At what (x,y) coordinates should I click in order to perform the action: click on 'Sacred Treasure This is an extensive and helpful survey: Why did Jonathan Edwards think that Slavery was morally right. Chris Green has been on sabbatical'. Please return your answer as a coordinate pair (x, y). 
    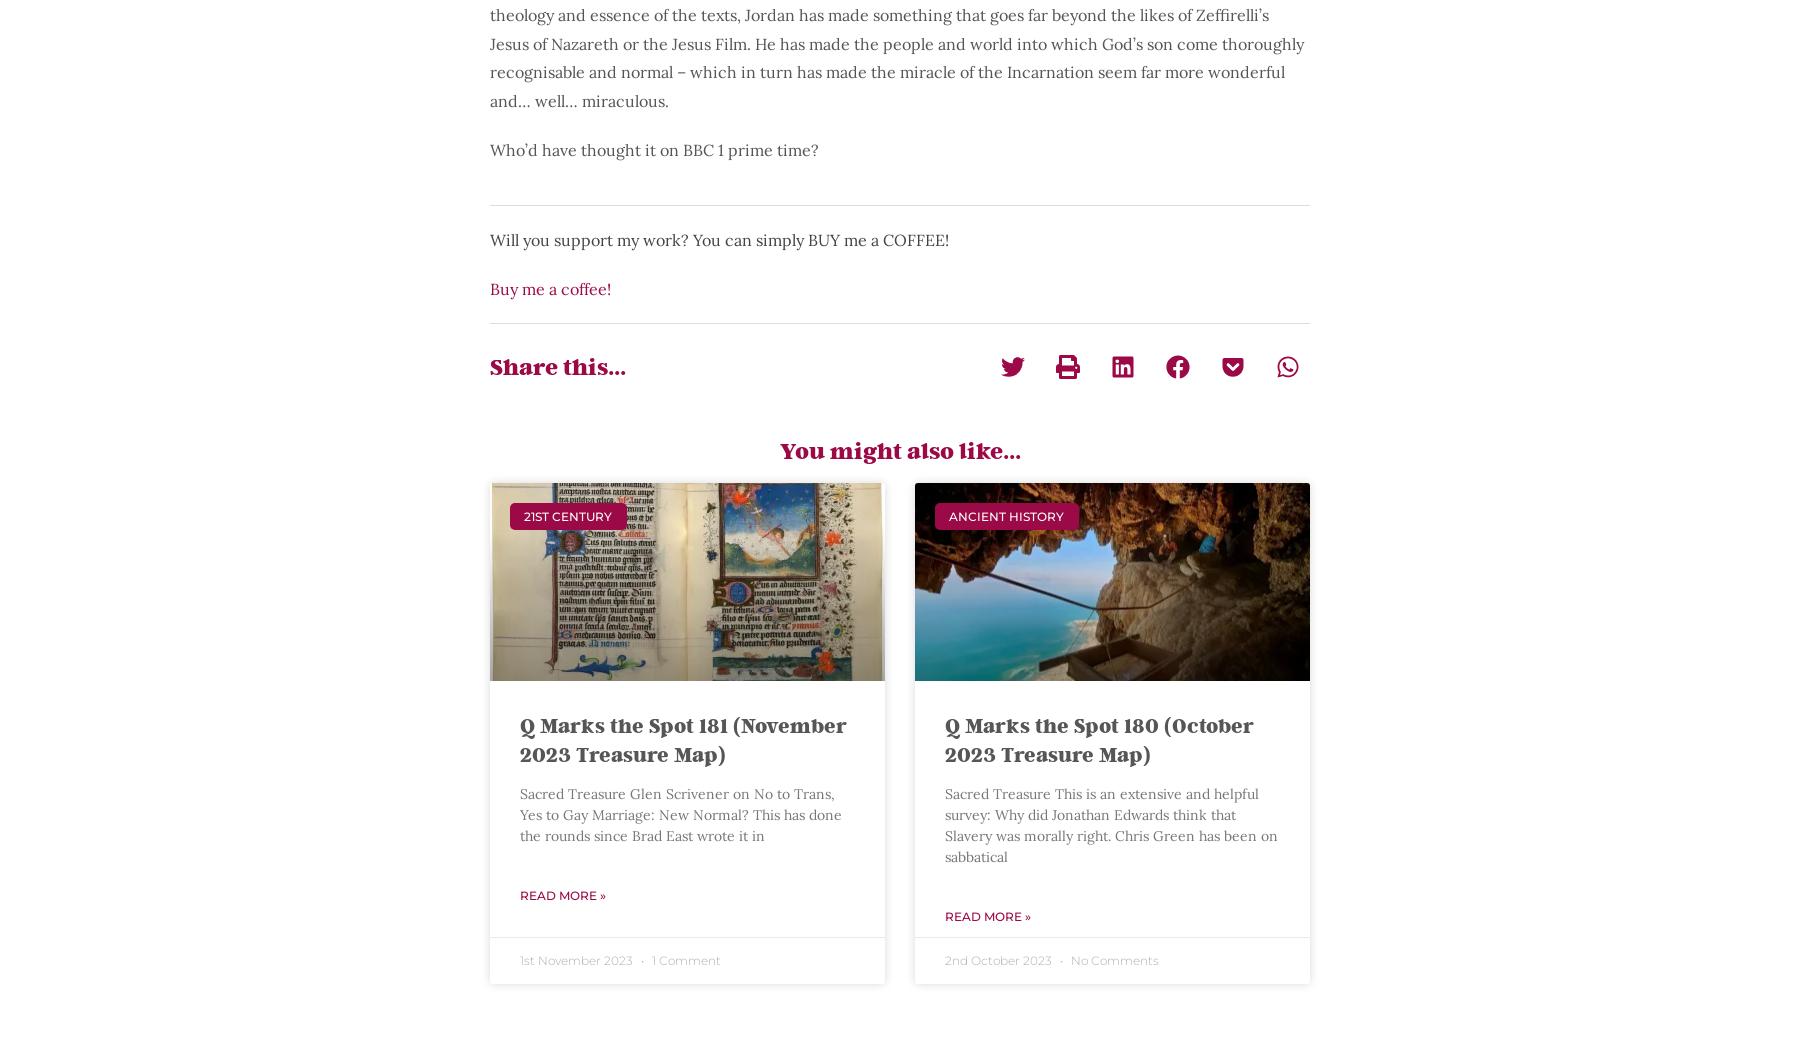
    Looking at the image, I should click on (1111, 824).